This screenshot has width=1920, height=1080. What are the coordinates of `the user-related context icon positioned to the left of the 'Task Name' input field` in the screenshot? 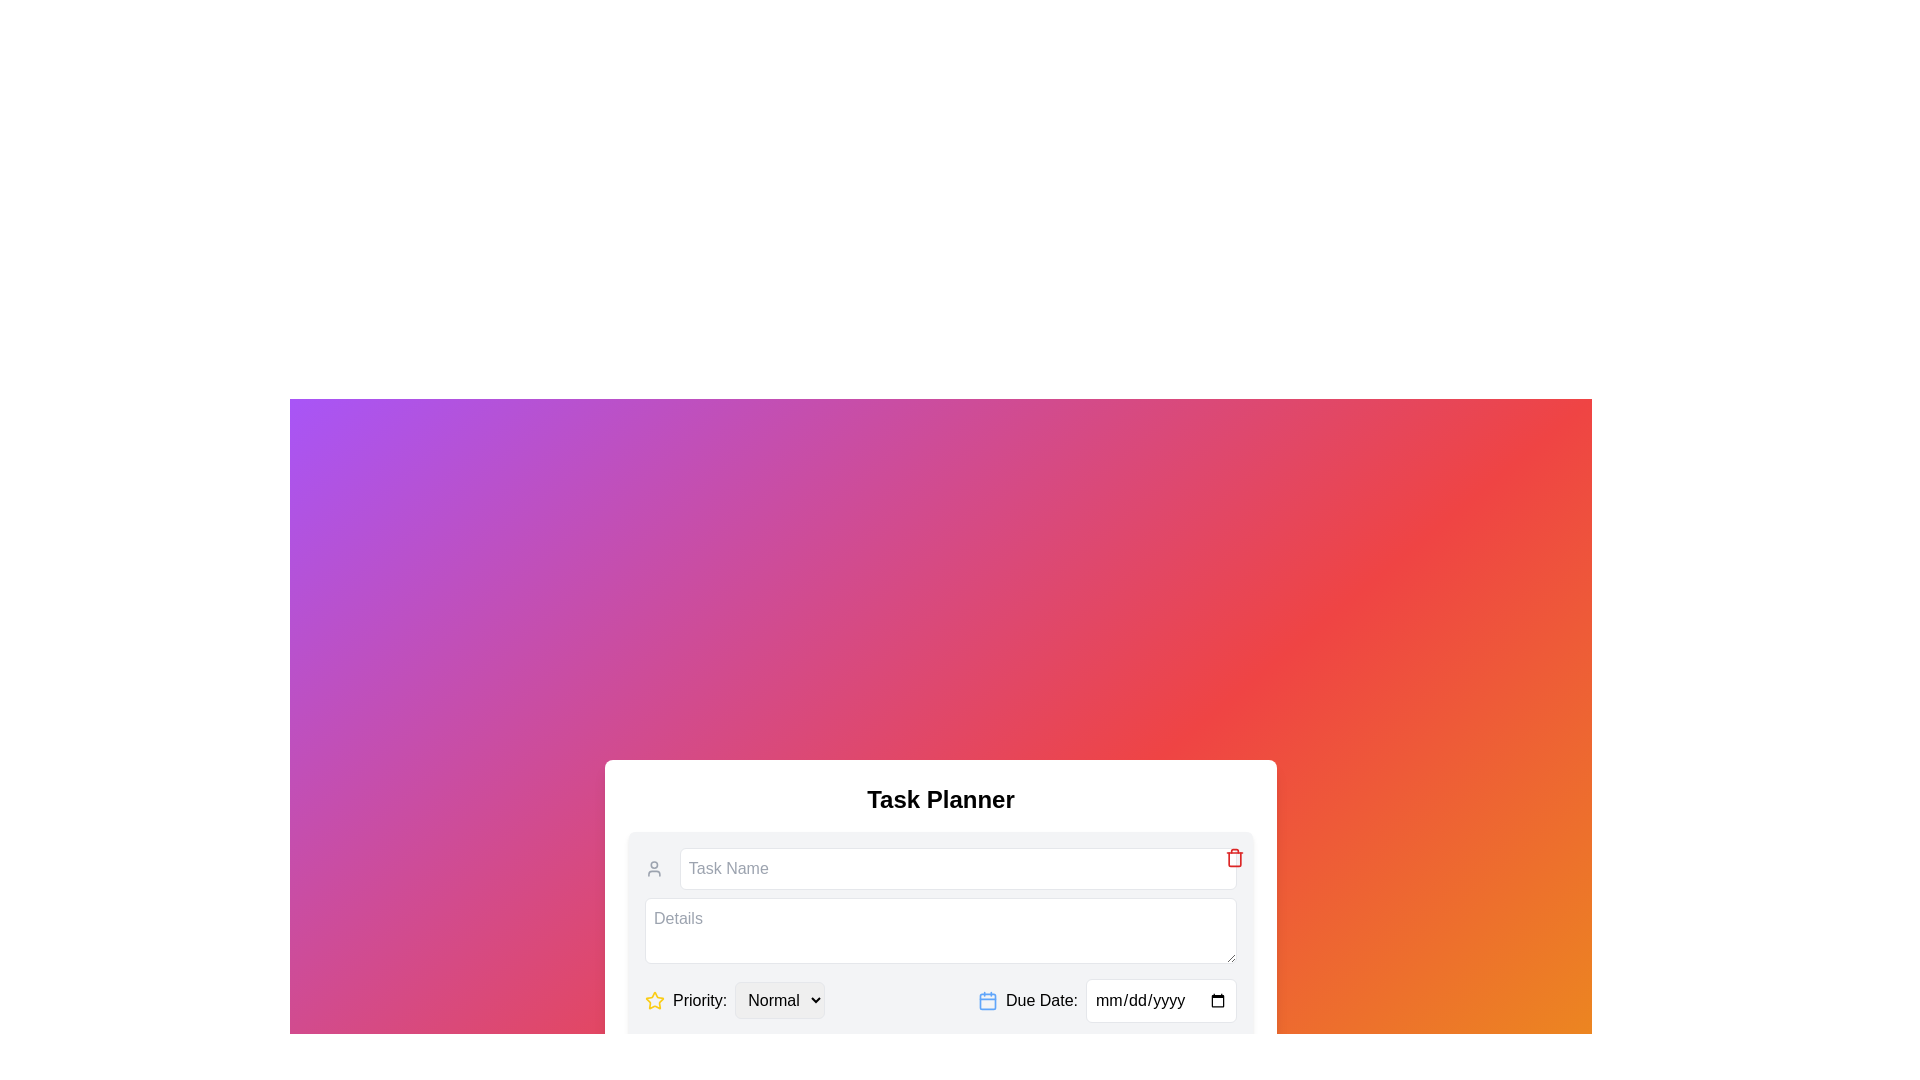 It's located at (654, 867).